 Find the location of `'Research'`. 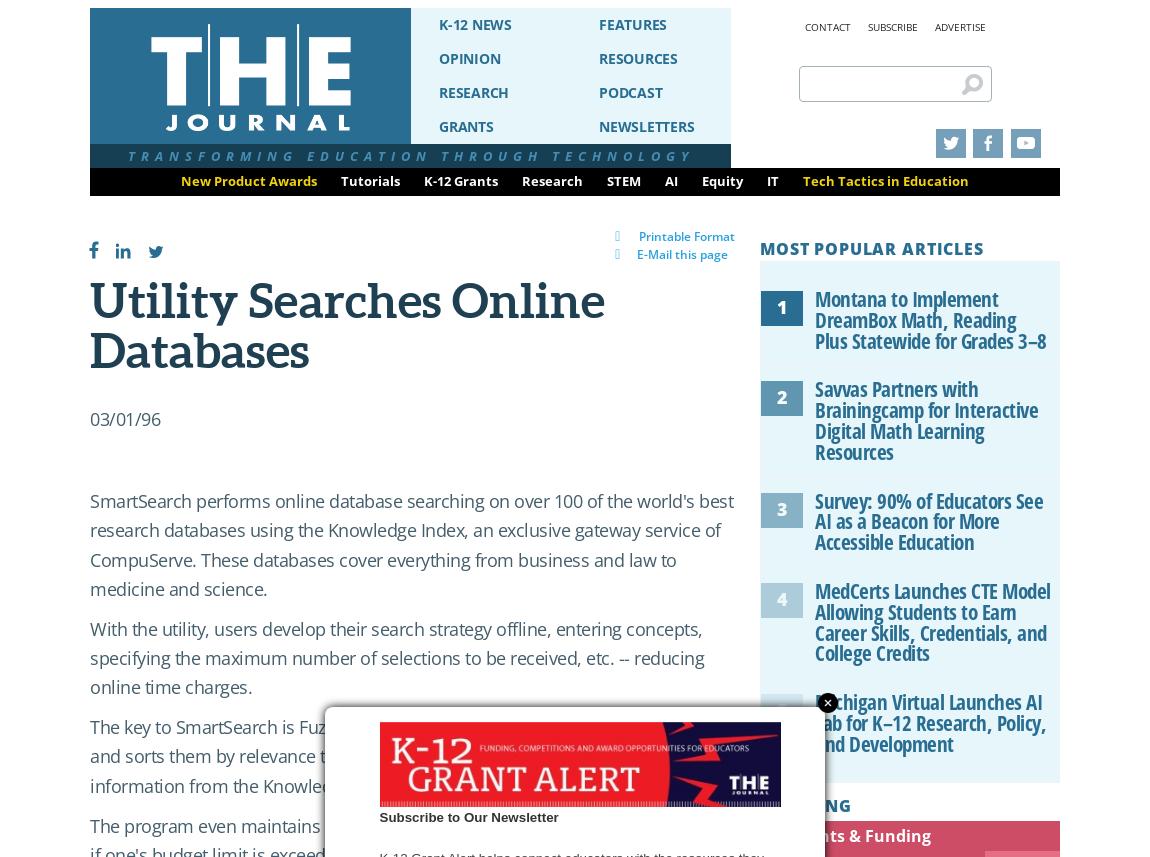

'Research' is located at coordinates (552, 180).